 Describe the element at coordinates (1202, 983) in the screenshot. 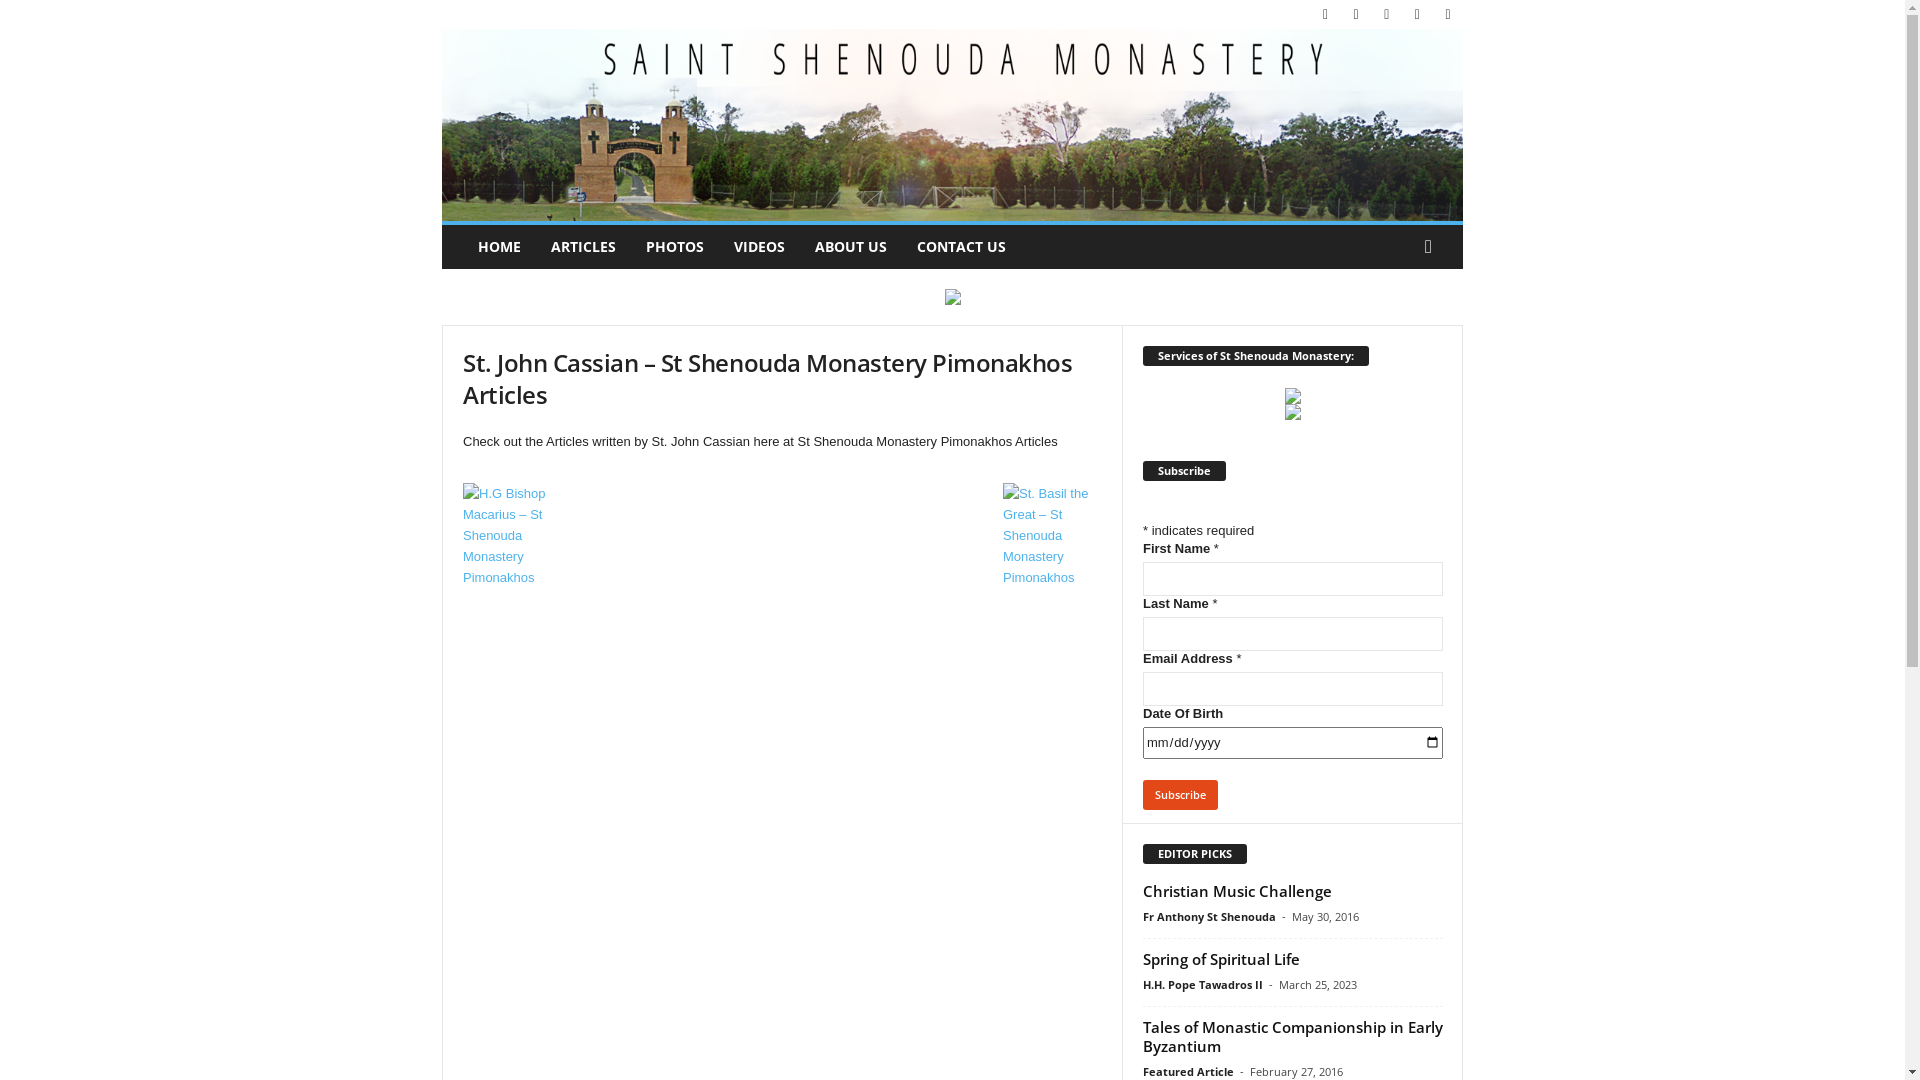

I see `'H.H. Pope Tawadros II'` at that location.